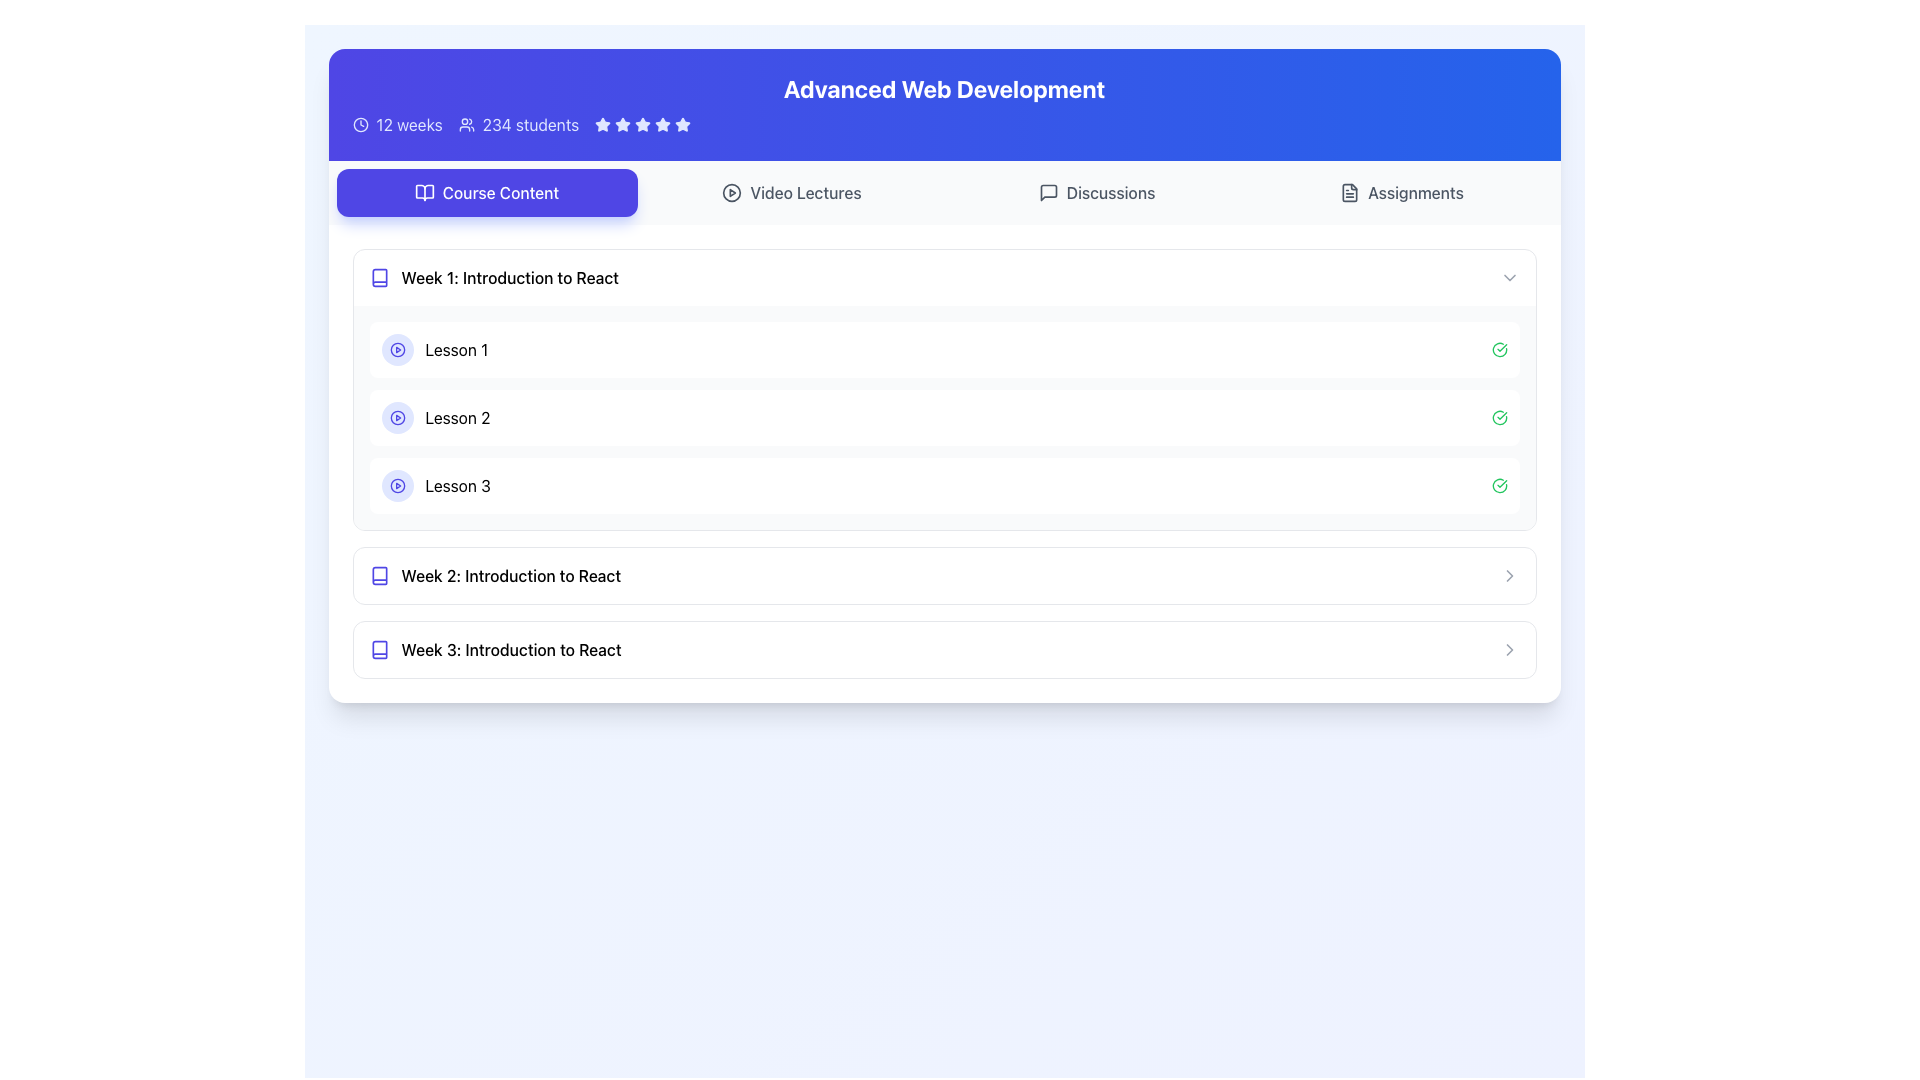  What do you see at coordinates (622, 124) in the screenshot?
I see `the third star-shaped icon in the rating system, which is filled and positioned in the top section of the interface` at bounding box center [622, 124].